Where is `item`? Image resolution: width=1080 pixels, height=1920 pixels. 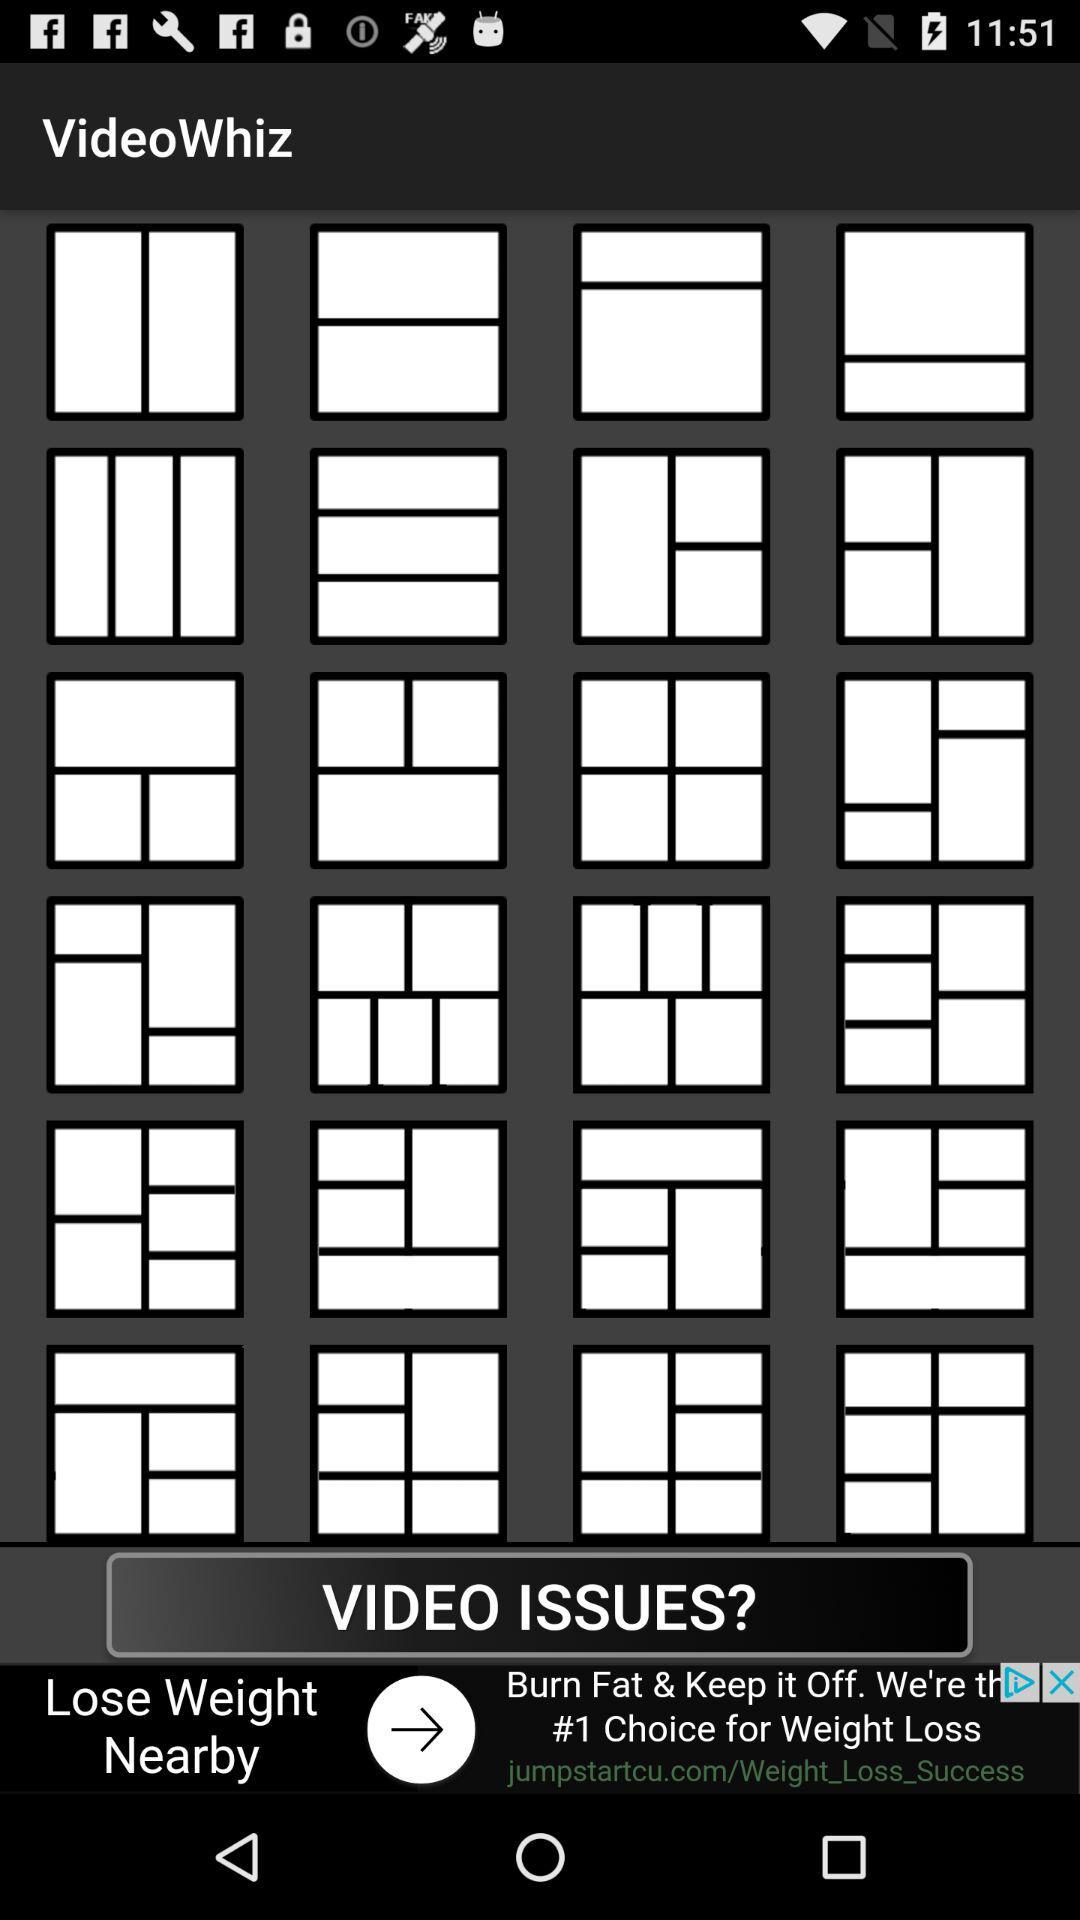
item is located at coordinates (934, 322).